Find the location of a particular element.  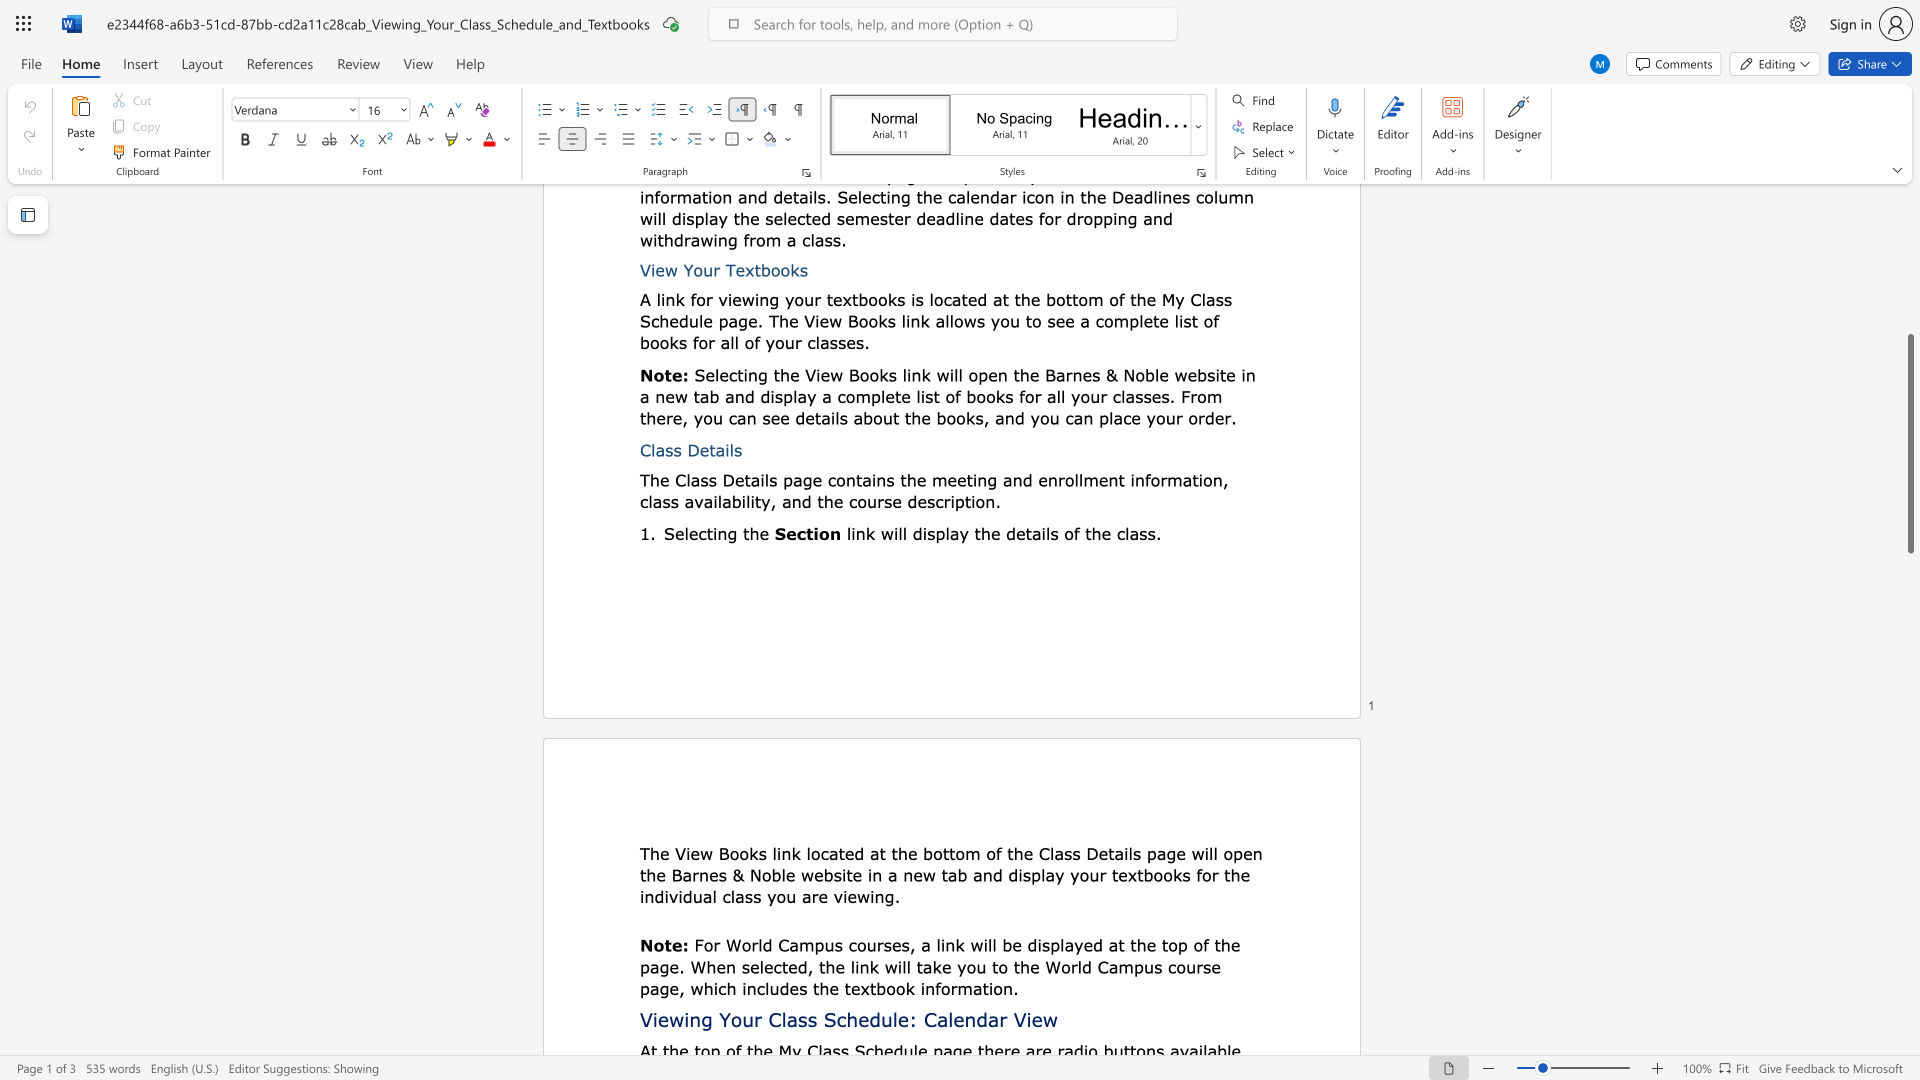

the scrollbar and move down 1730 pixels is located at coordinates (1909, 442).